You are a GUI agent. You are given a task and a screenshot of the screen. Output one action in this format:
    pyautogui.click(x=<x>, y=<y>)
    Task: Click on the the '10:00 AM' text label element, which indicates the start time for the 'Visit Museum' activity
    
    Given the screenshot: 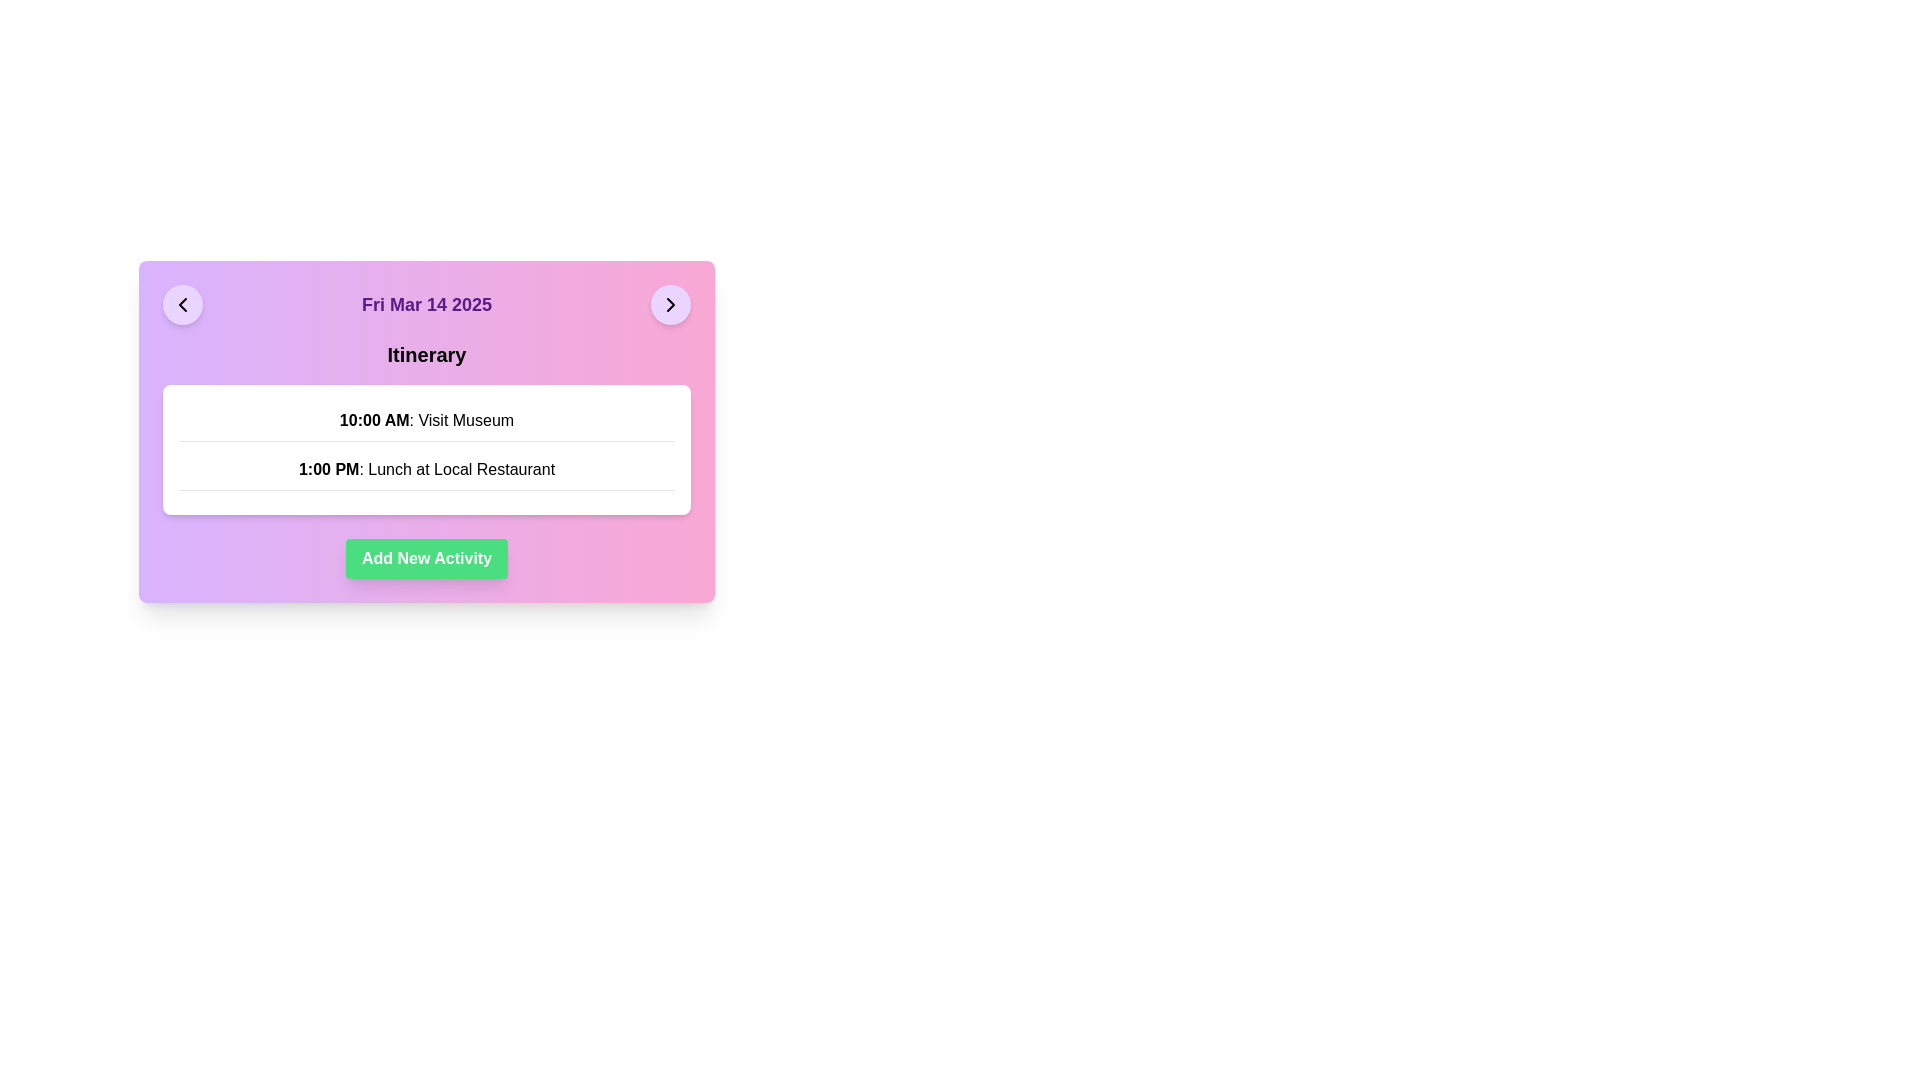 What is the action you would take?
    pyautogui.click(x=374, y=419)
    